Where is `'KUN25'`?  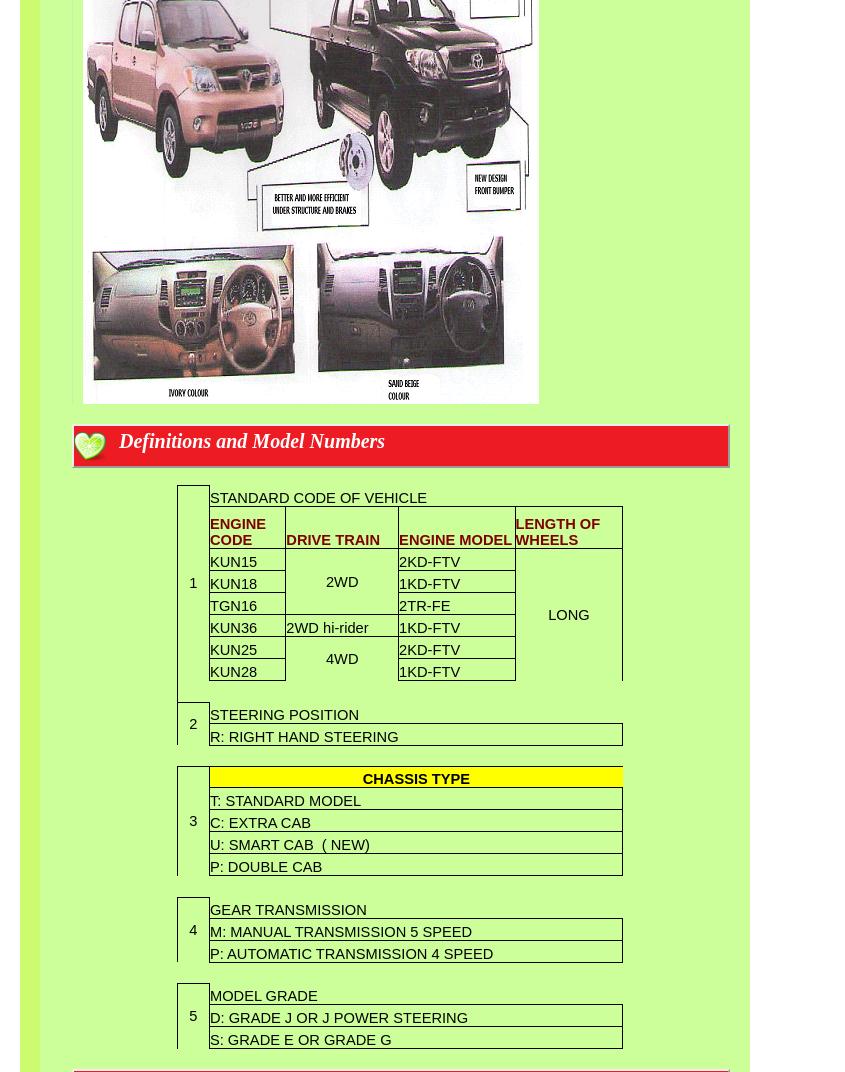
'KUN25' is located at coordinates (231, 649).